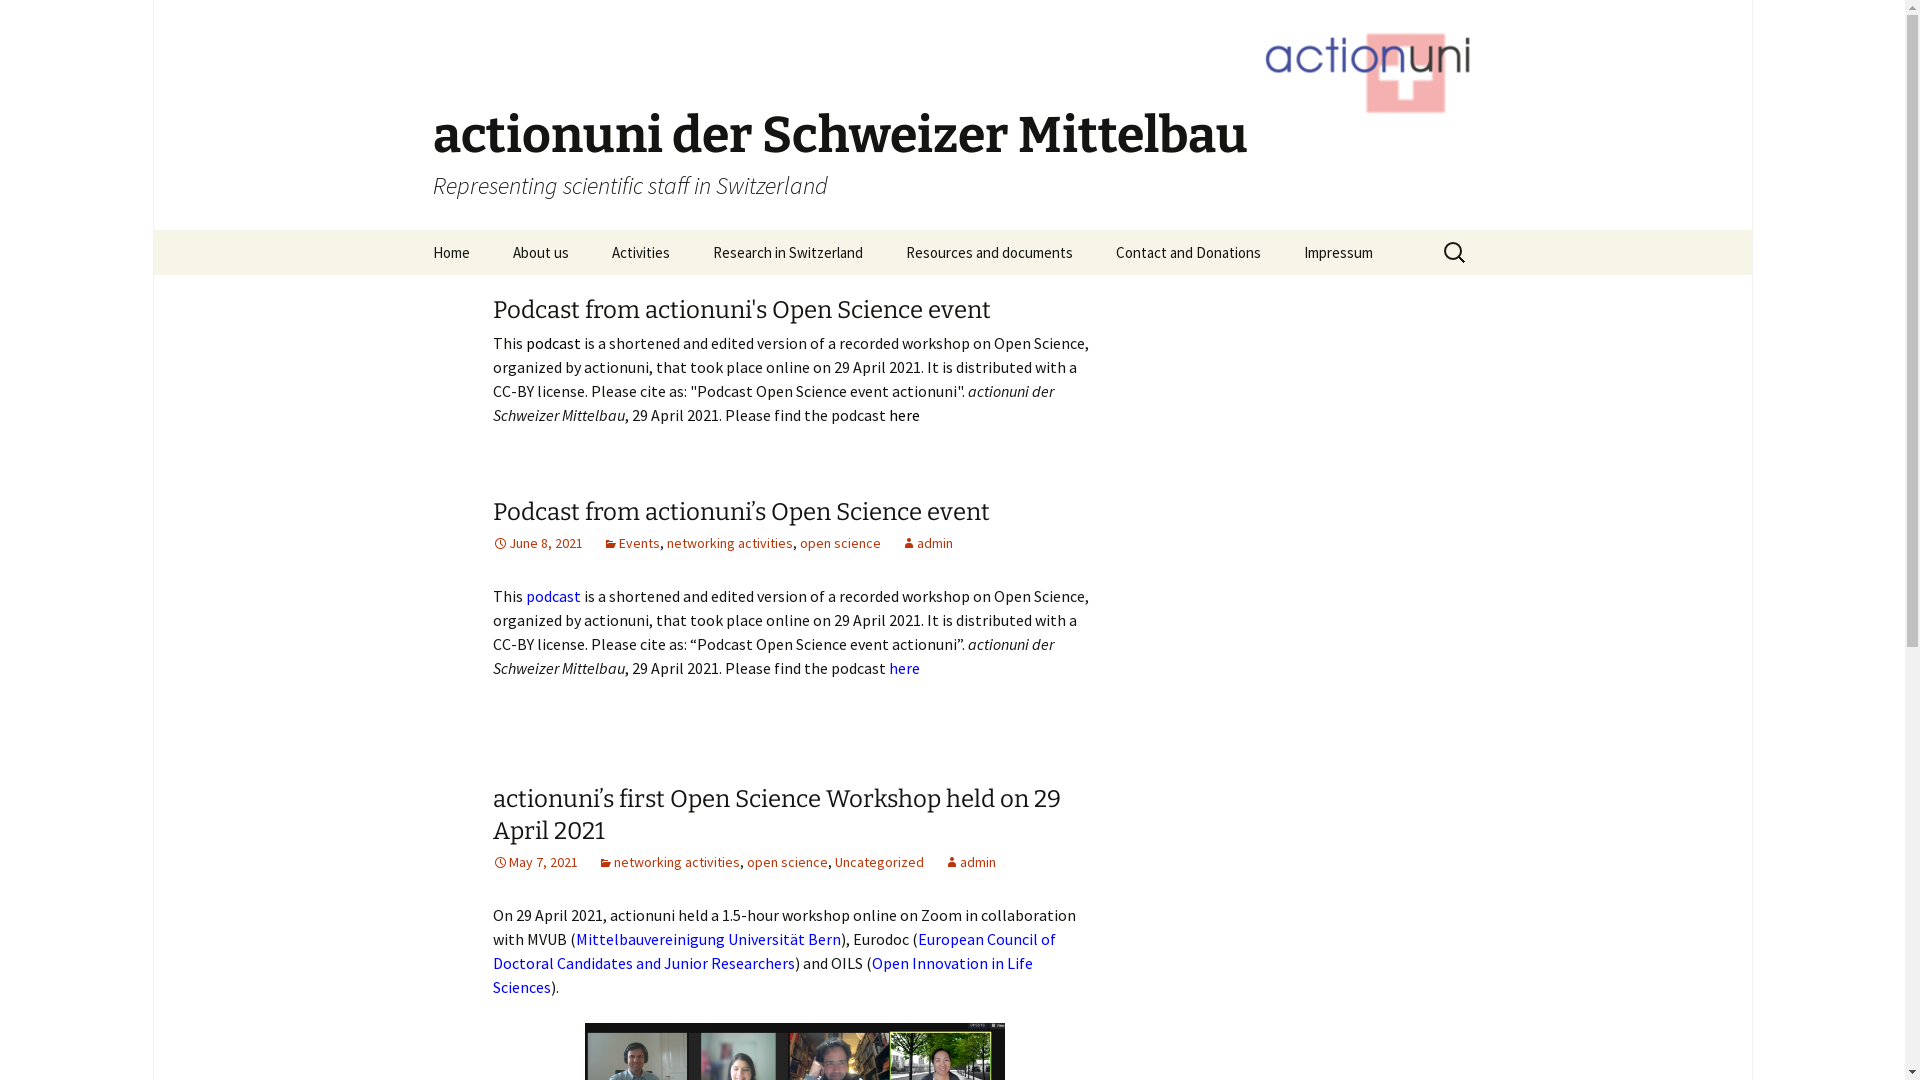 The height and width of the screenshot is (1080, 1920). What do you see at coordinates (590, 297) in the screenshot?
I see `'Board members'` at bounding box center [590, 297].